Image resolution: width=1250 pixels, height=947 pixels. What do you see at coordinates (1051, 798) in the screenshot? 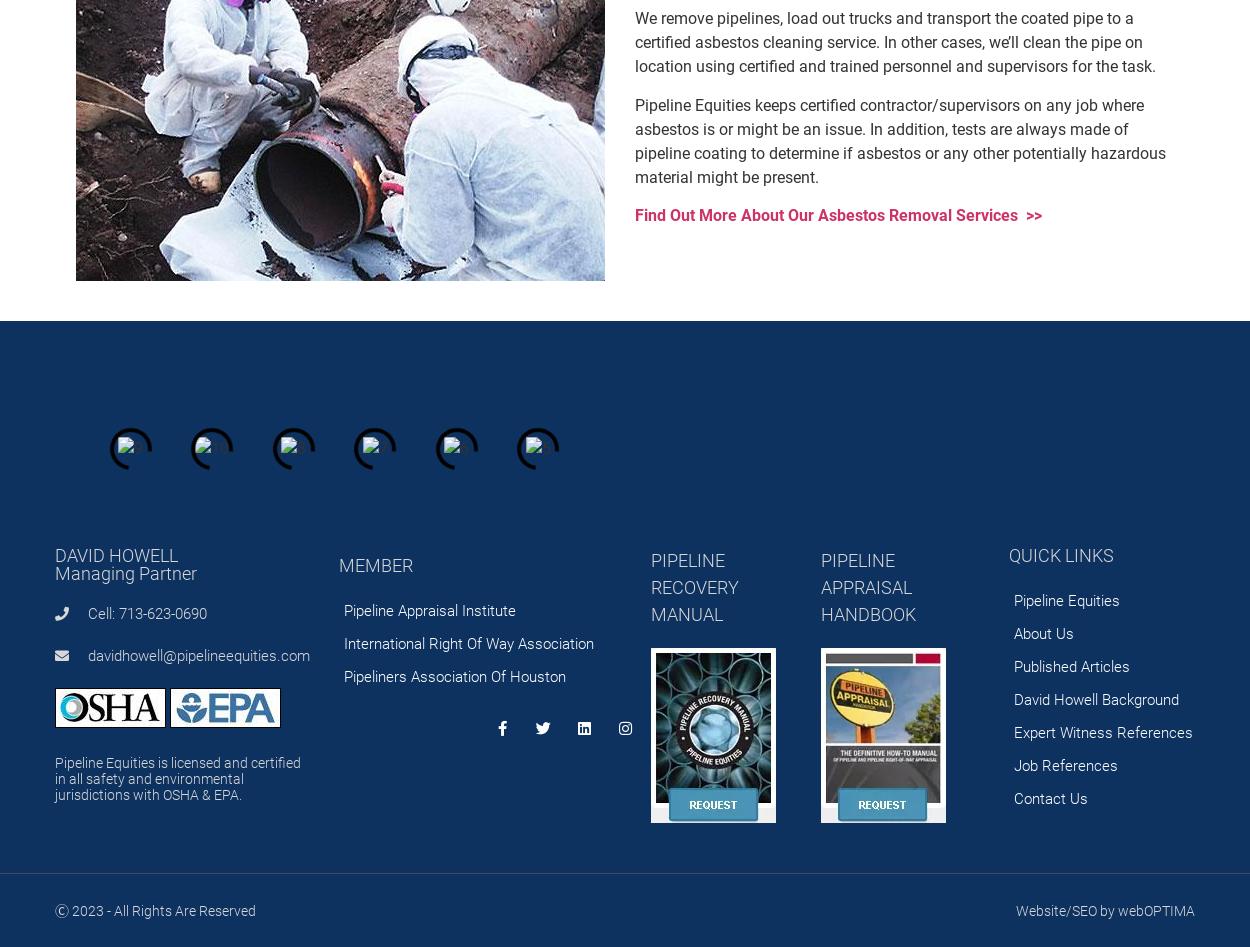
I see `'Contact Us'` at bounding box center [1051, 798].